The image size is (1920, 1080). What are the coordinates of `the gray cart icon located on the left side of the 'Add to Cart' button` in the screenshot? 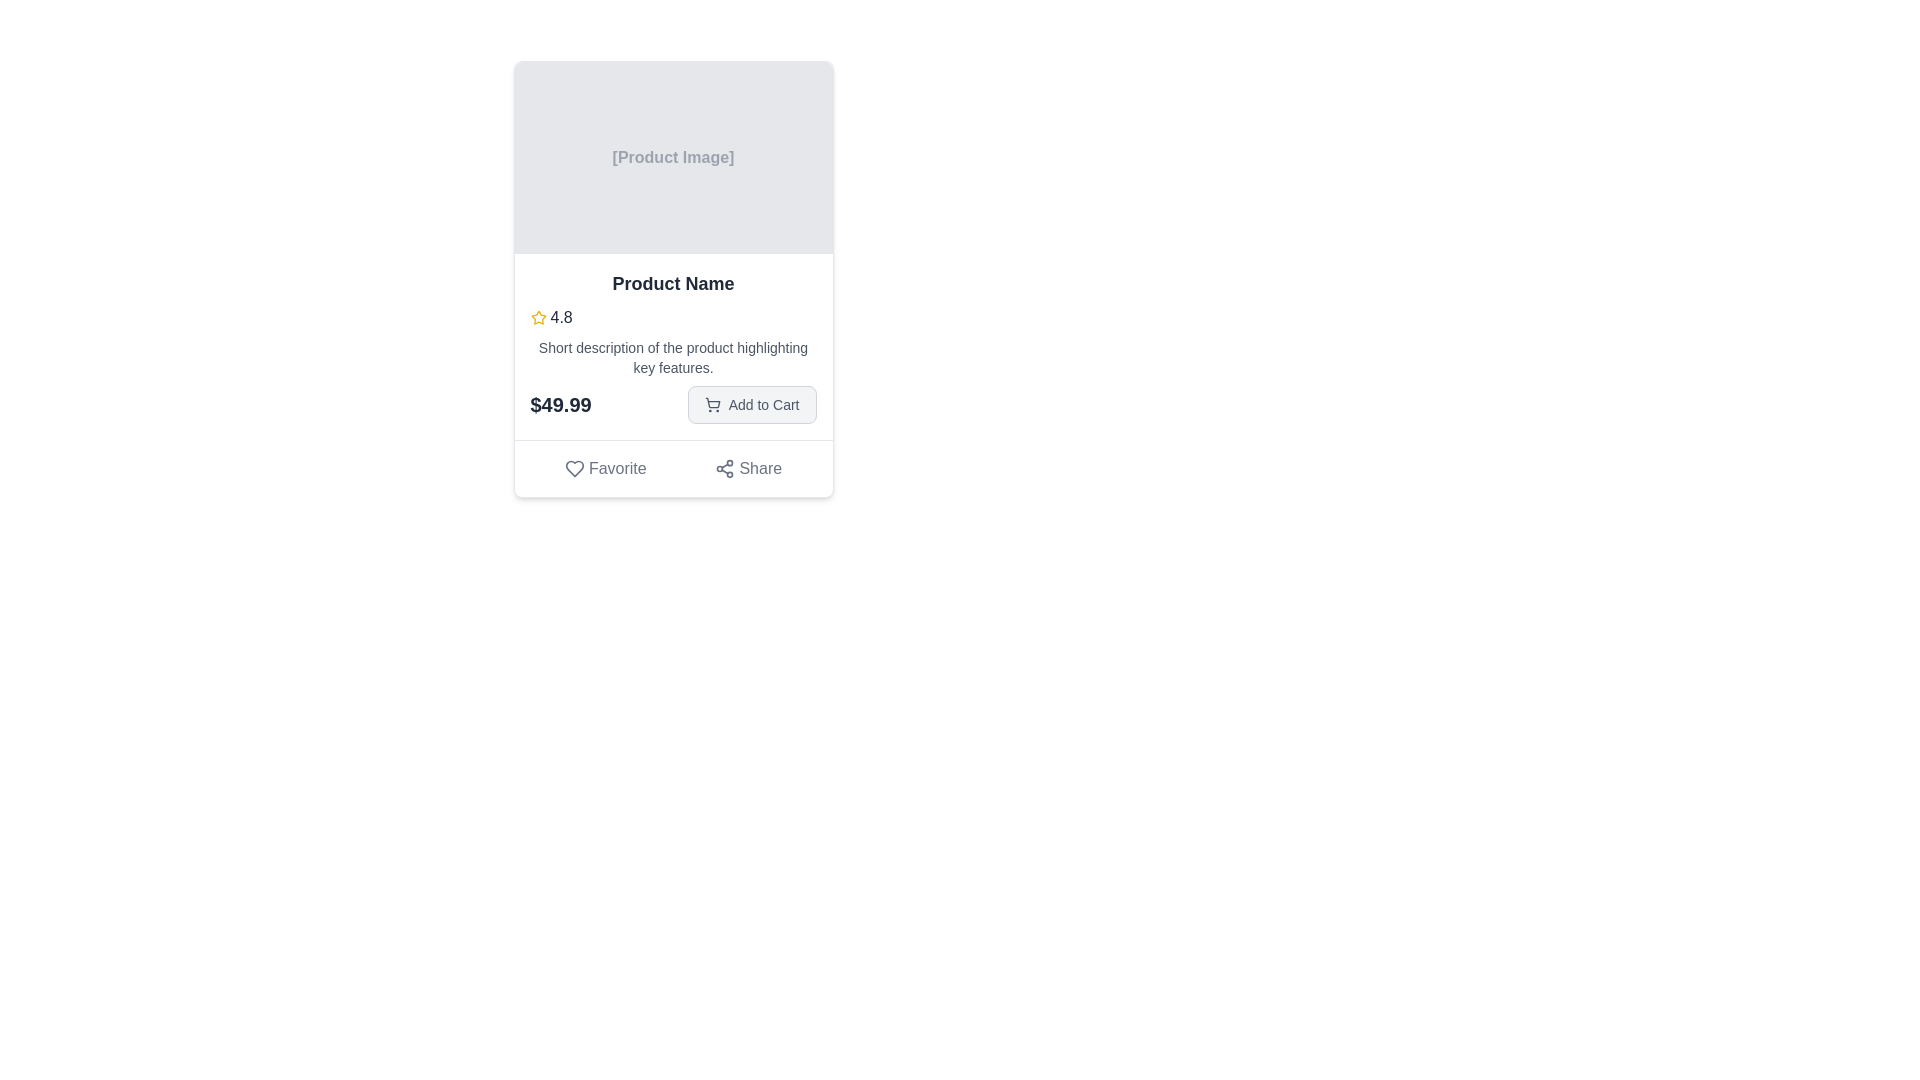 It's located at (712, 405).